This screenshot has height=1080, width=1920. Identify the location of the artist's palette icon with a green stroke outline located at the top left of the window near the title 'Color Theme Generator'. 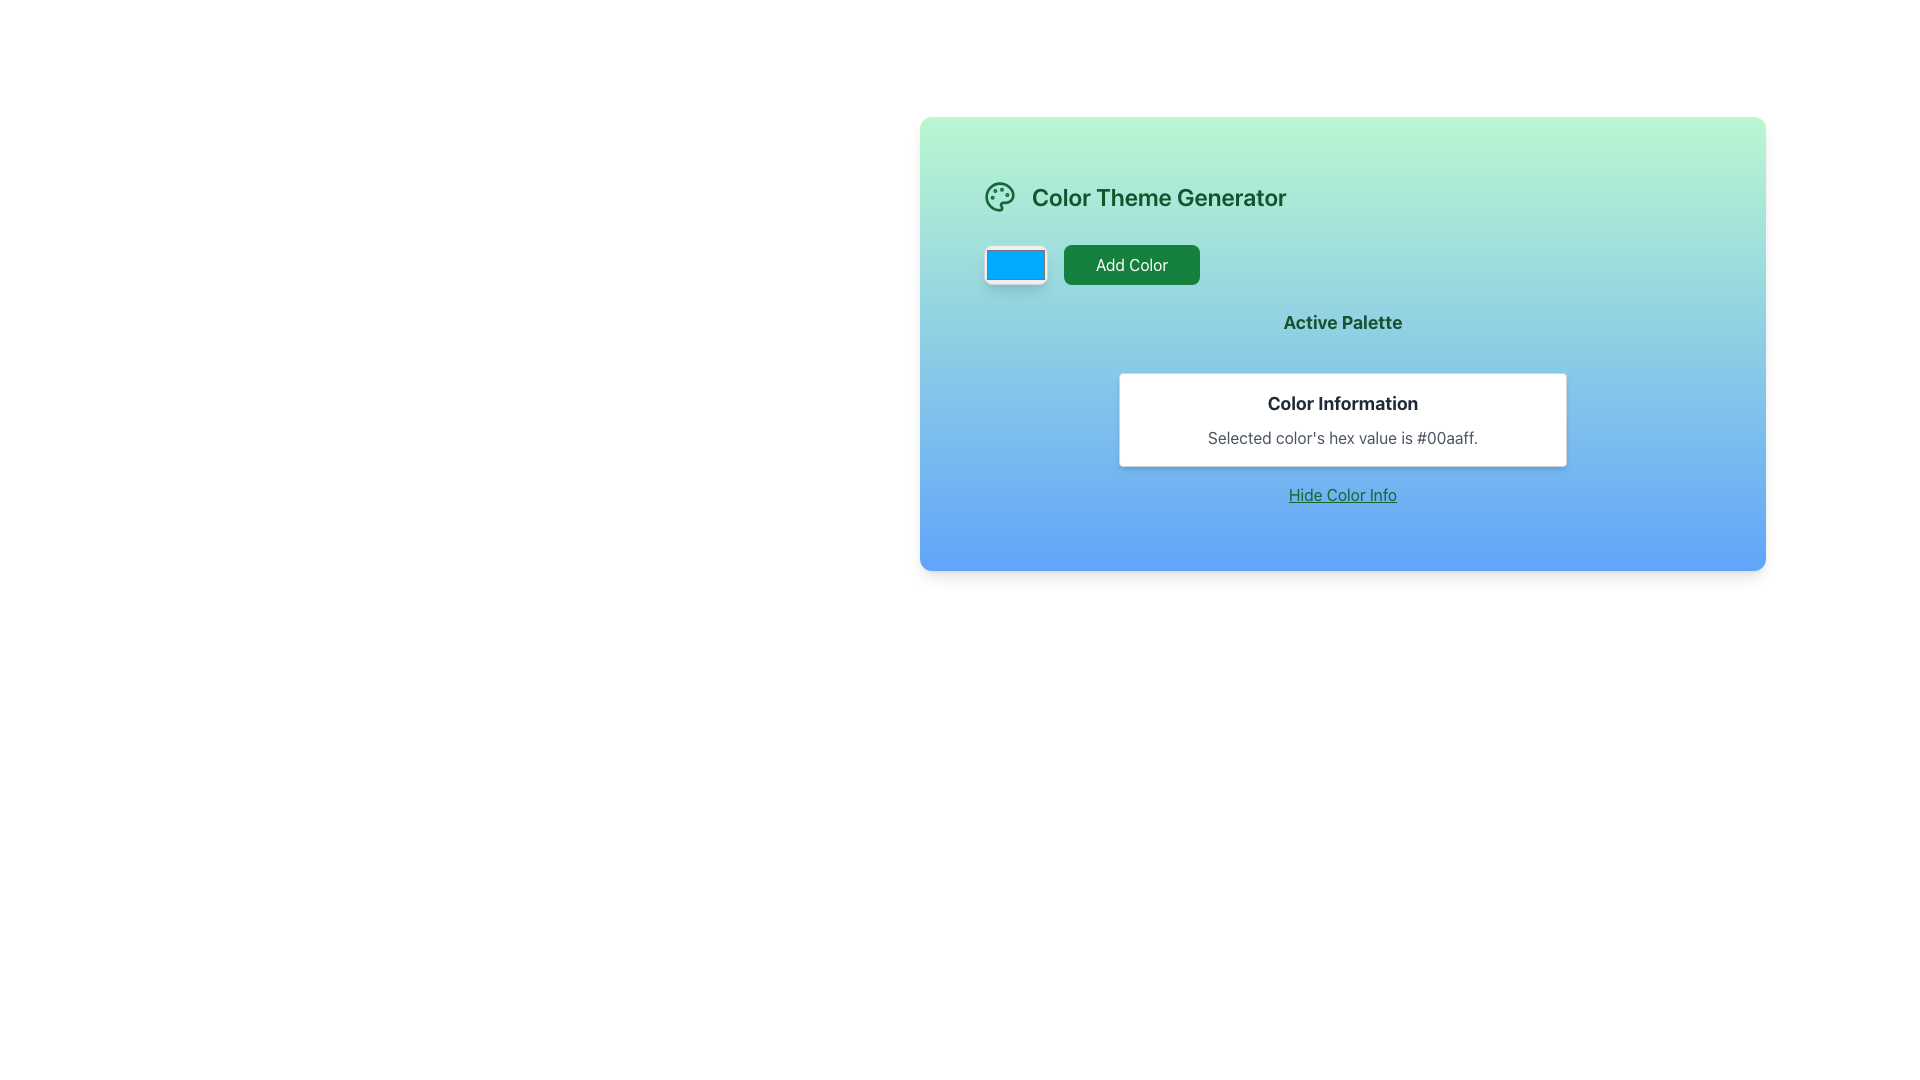
(999, 196).